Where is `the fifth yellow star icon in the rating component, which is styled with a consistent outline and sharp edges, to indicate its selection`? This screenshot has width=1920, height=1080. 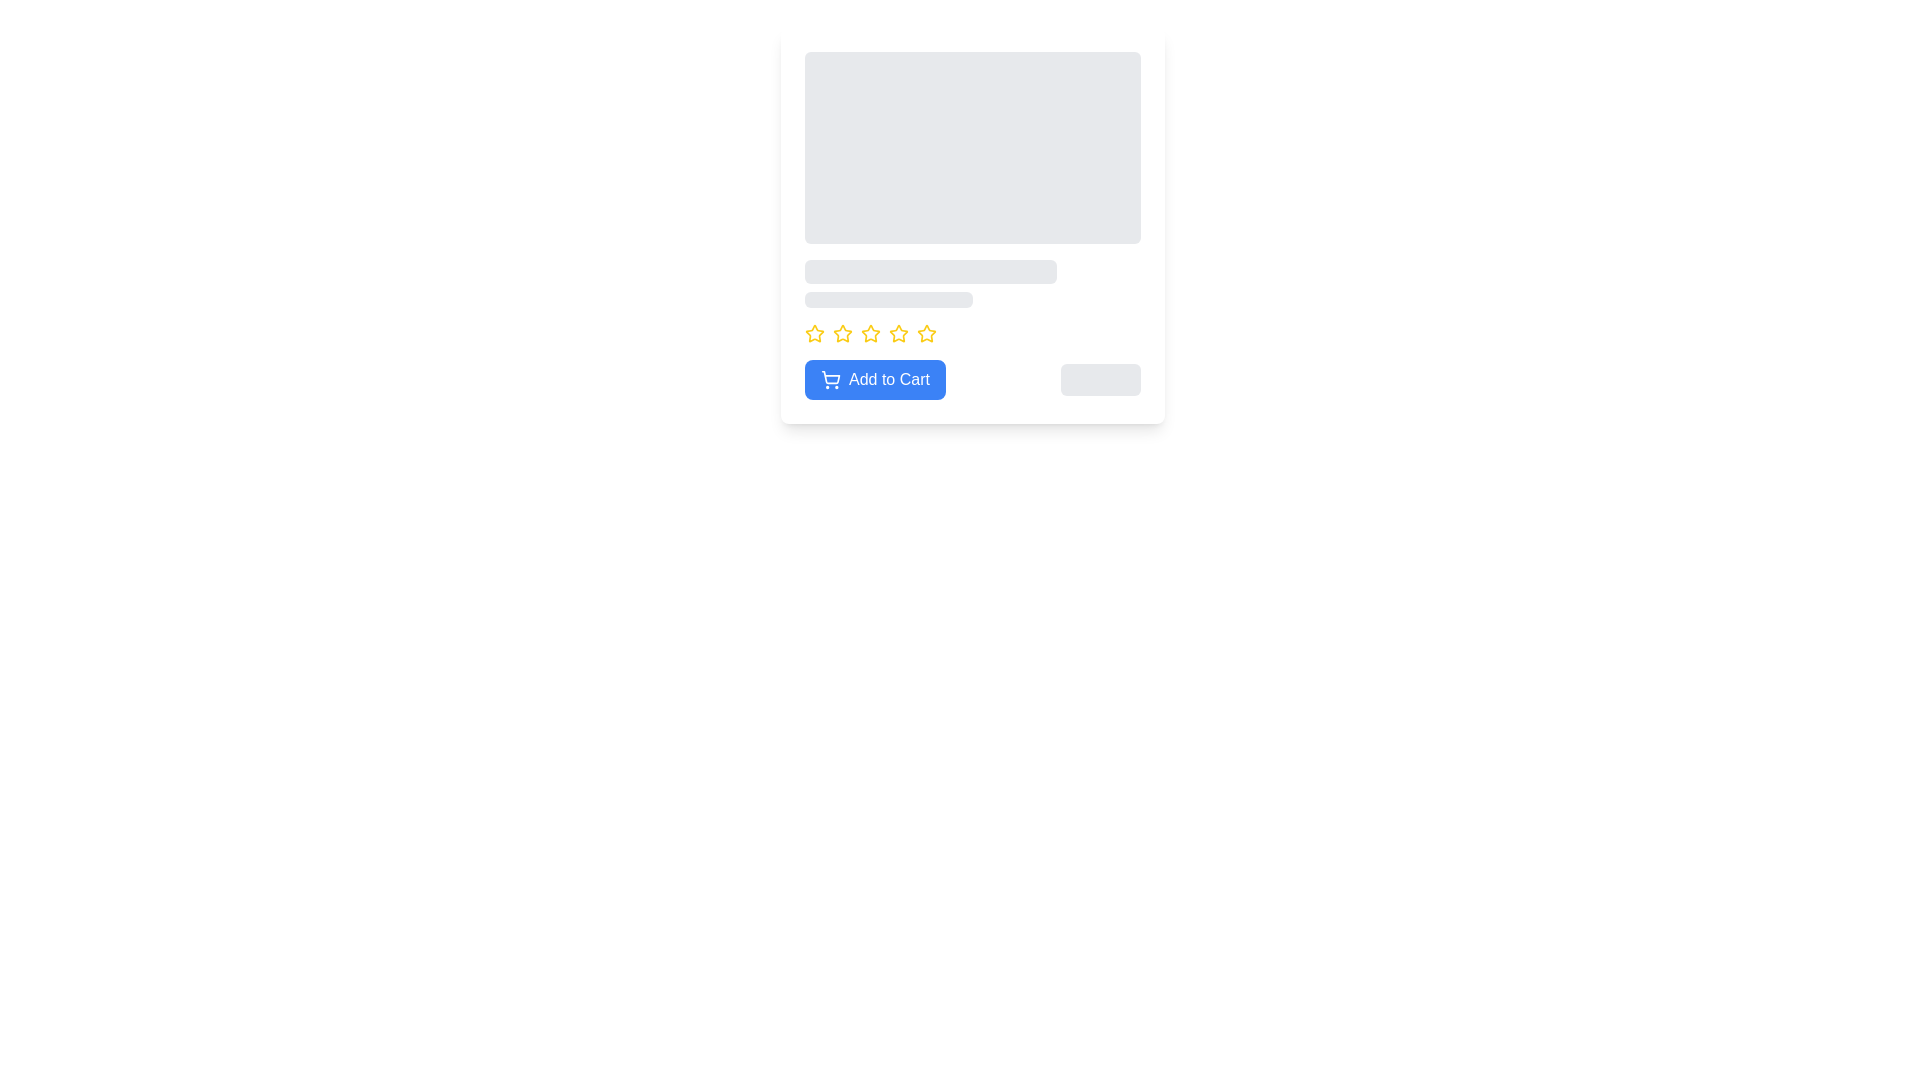 the fifth yellow star icon in the rating component, which is styled with a consistent outline and sharp edges, to indicate its selection is located at coordinates (870, 333).